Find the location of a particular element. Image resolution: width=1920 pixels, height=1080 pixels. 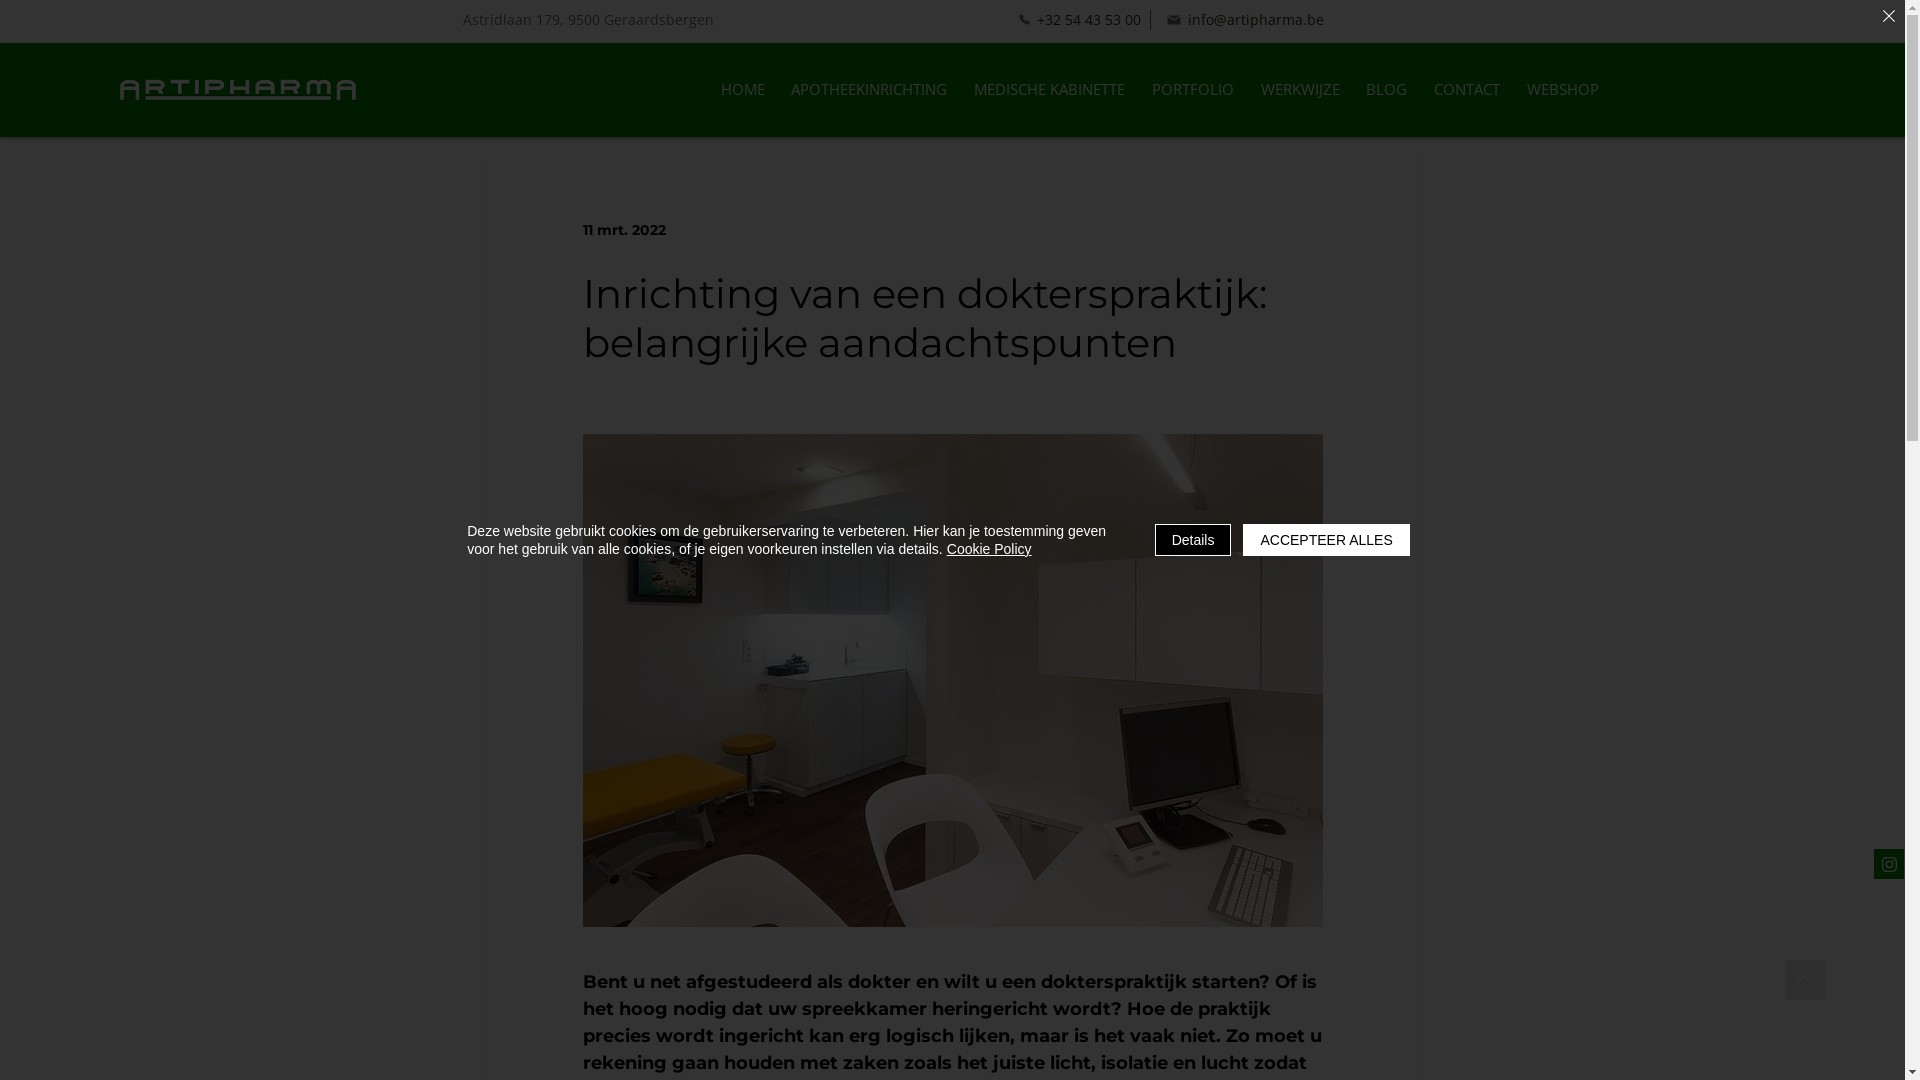

'Details' is located at coordinates (1193, 540).